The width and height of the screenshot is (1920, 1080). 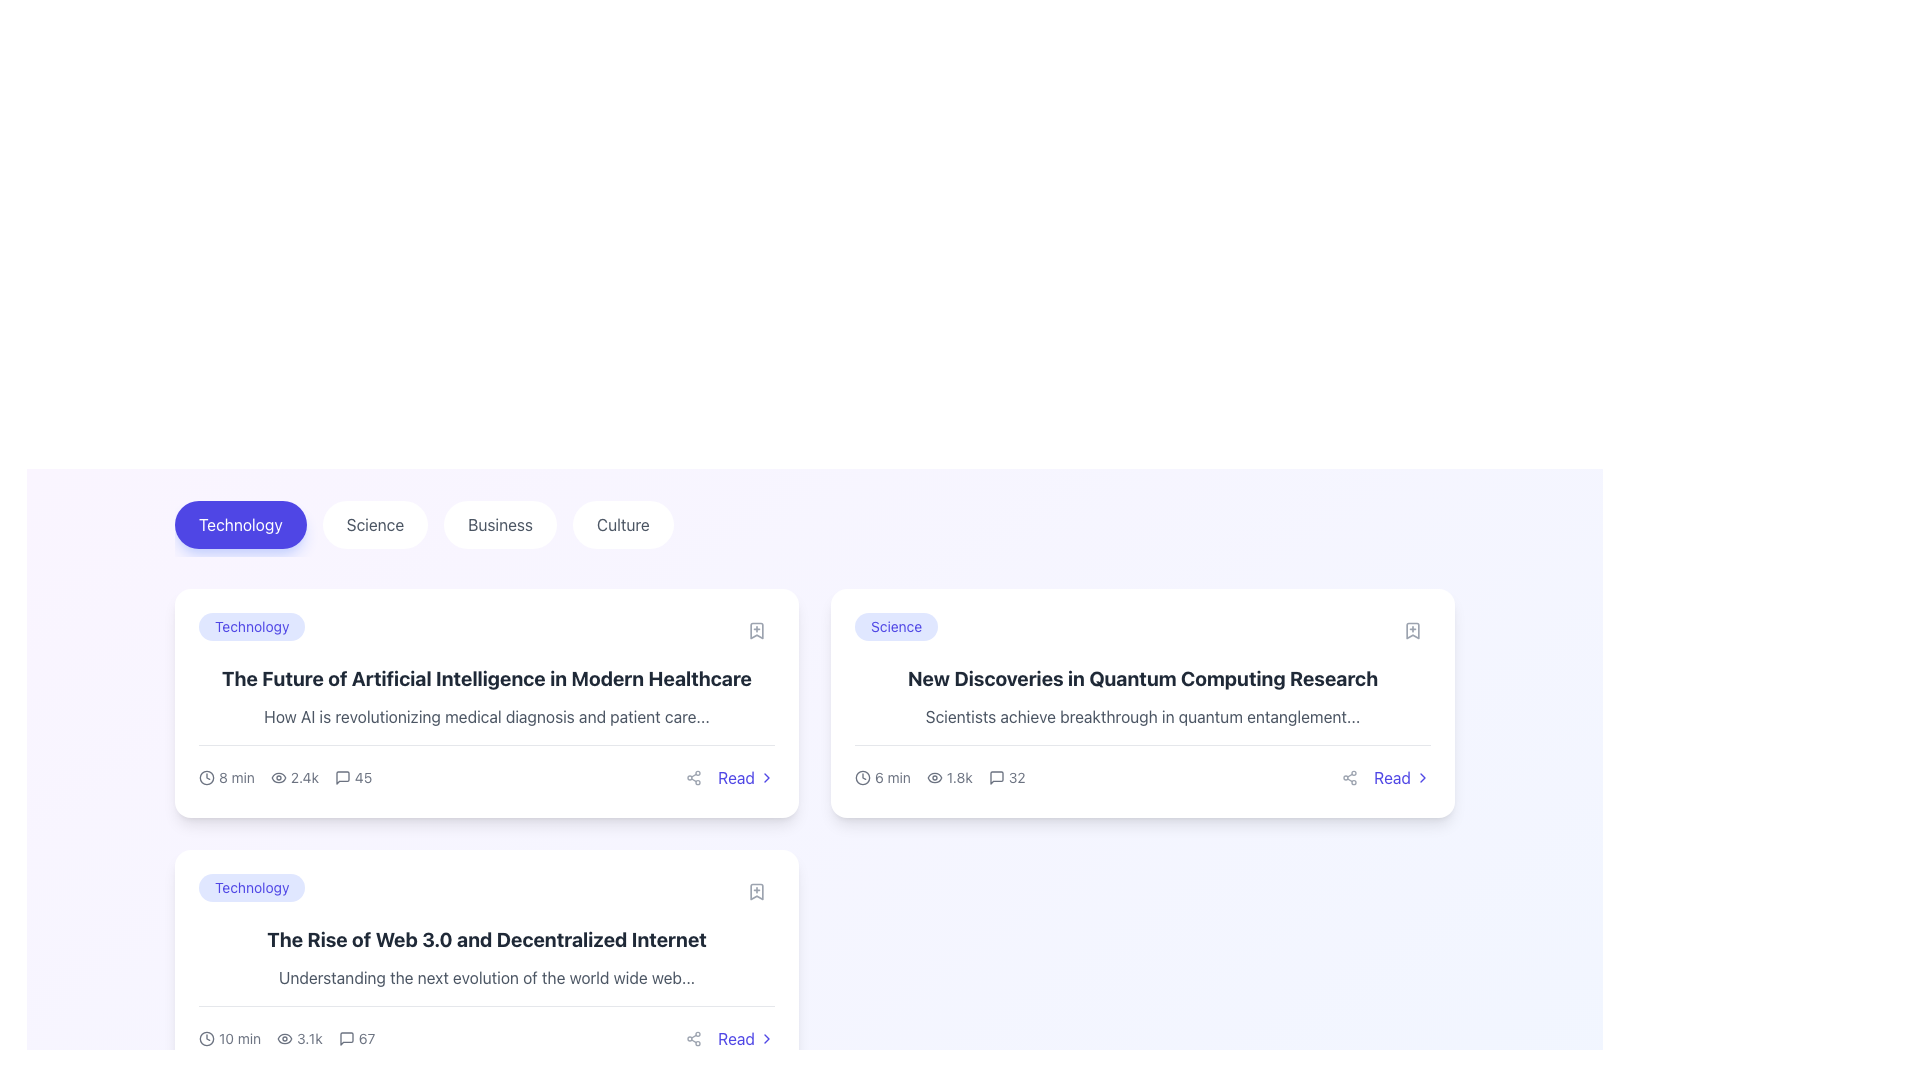 What do you see at coordinates (933, 777) in the screenshot?
I see `the eye icon that visually augments the numerical value '1.8k' next to it, located at the bottom of the card for the article titled 'New Discoveries in Quantum Computing Research.'` at bounding box center [933, 777].